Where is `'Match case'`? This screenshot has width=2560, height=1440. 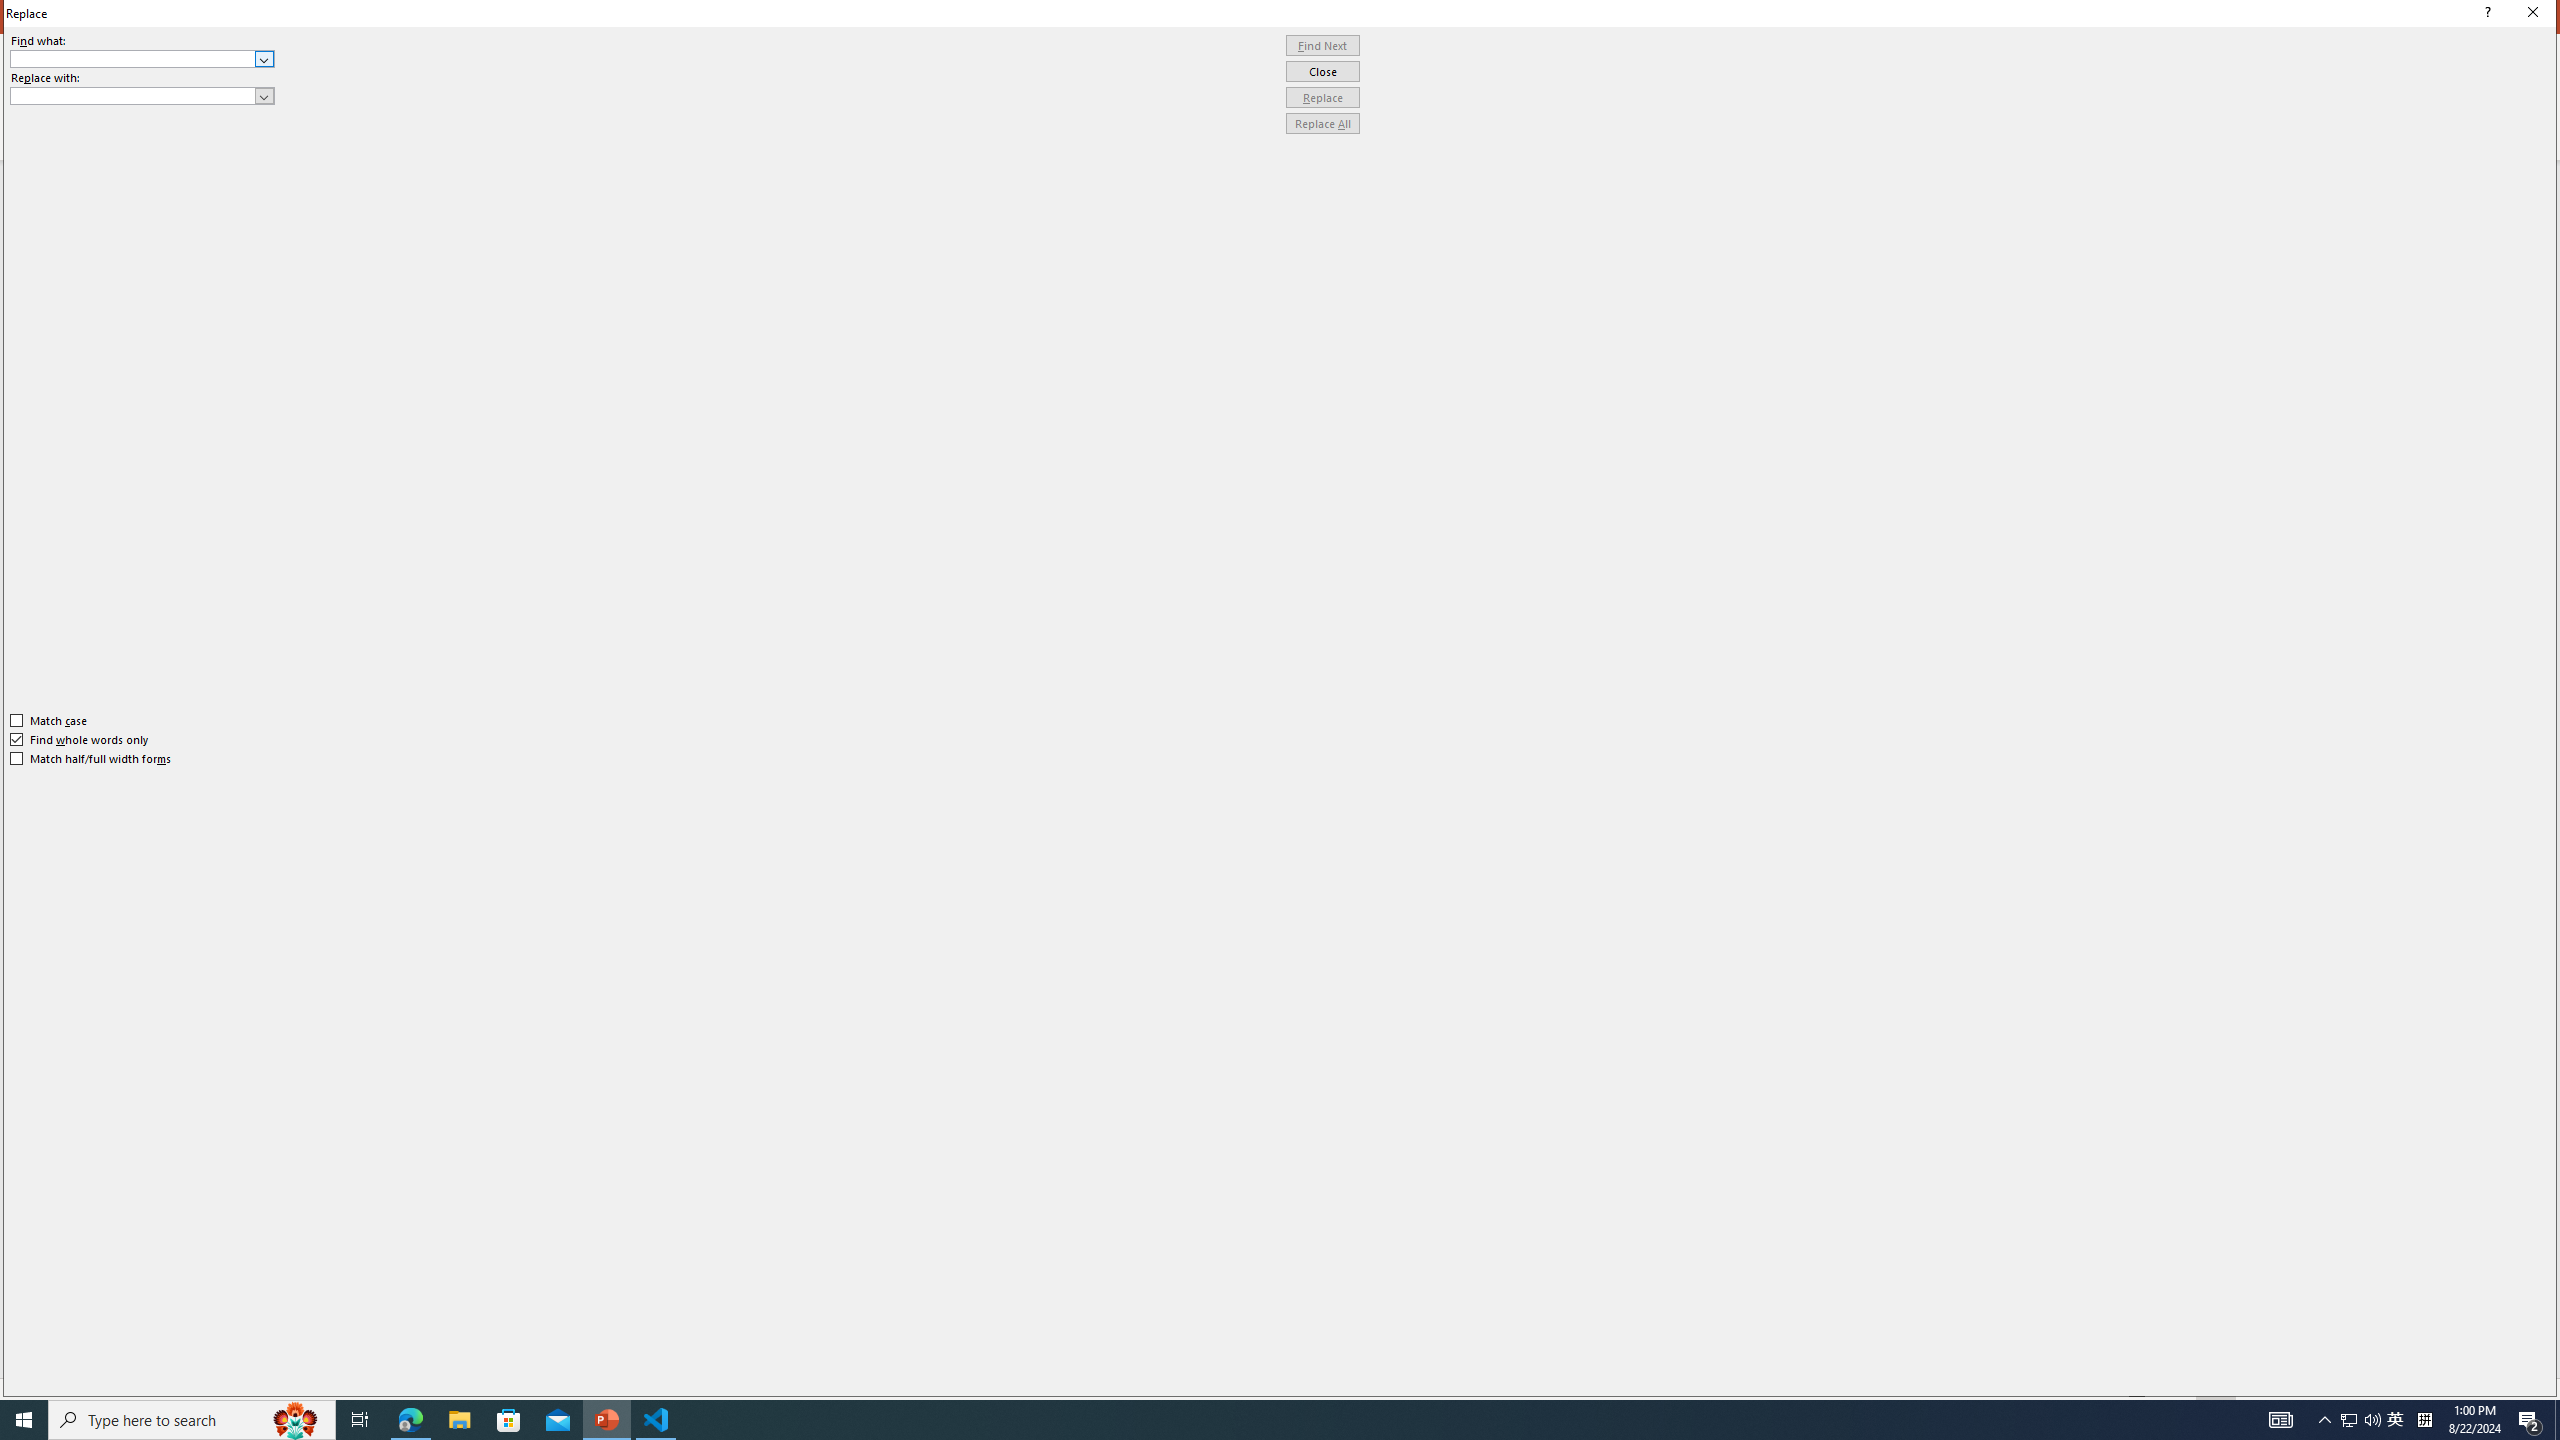
'Match case' is located at coordinates (48, 720).